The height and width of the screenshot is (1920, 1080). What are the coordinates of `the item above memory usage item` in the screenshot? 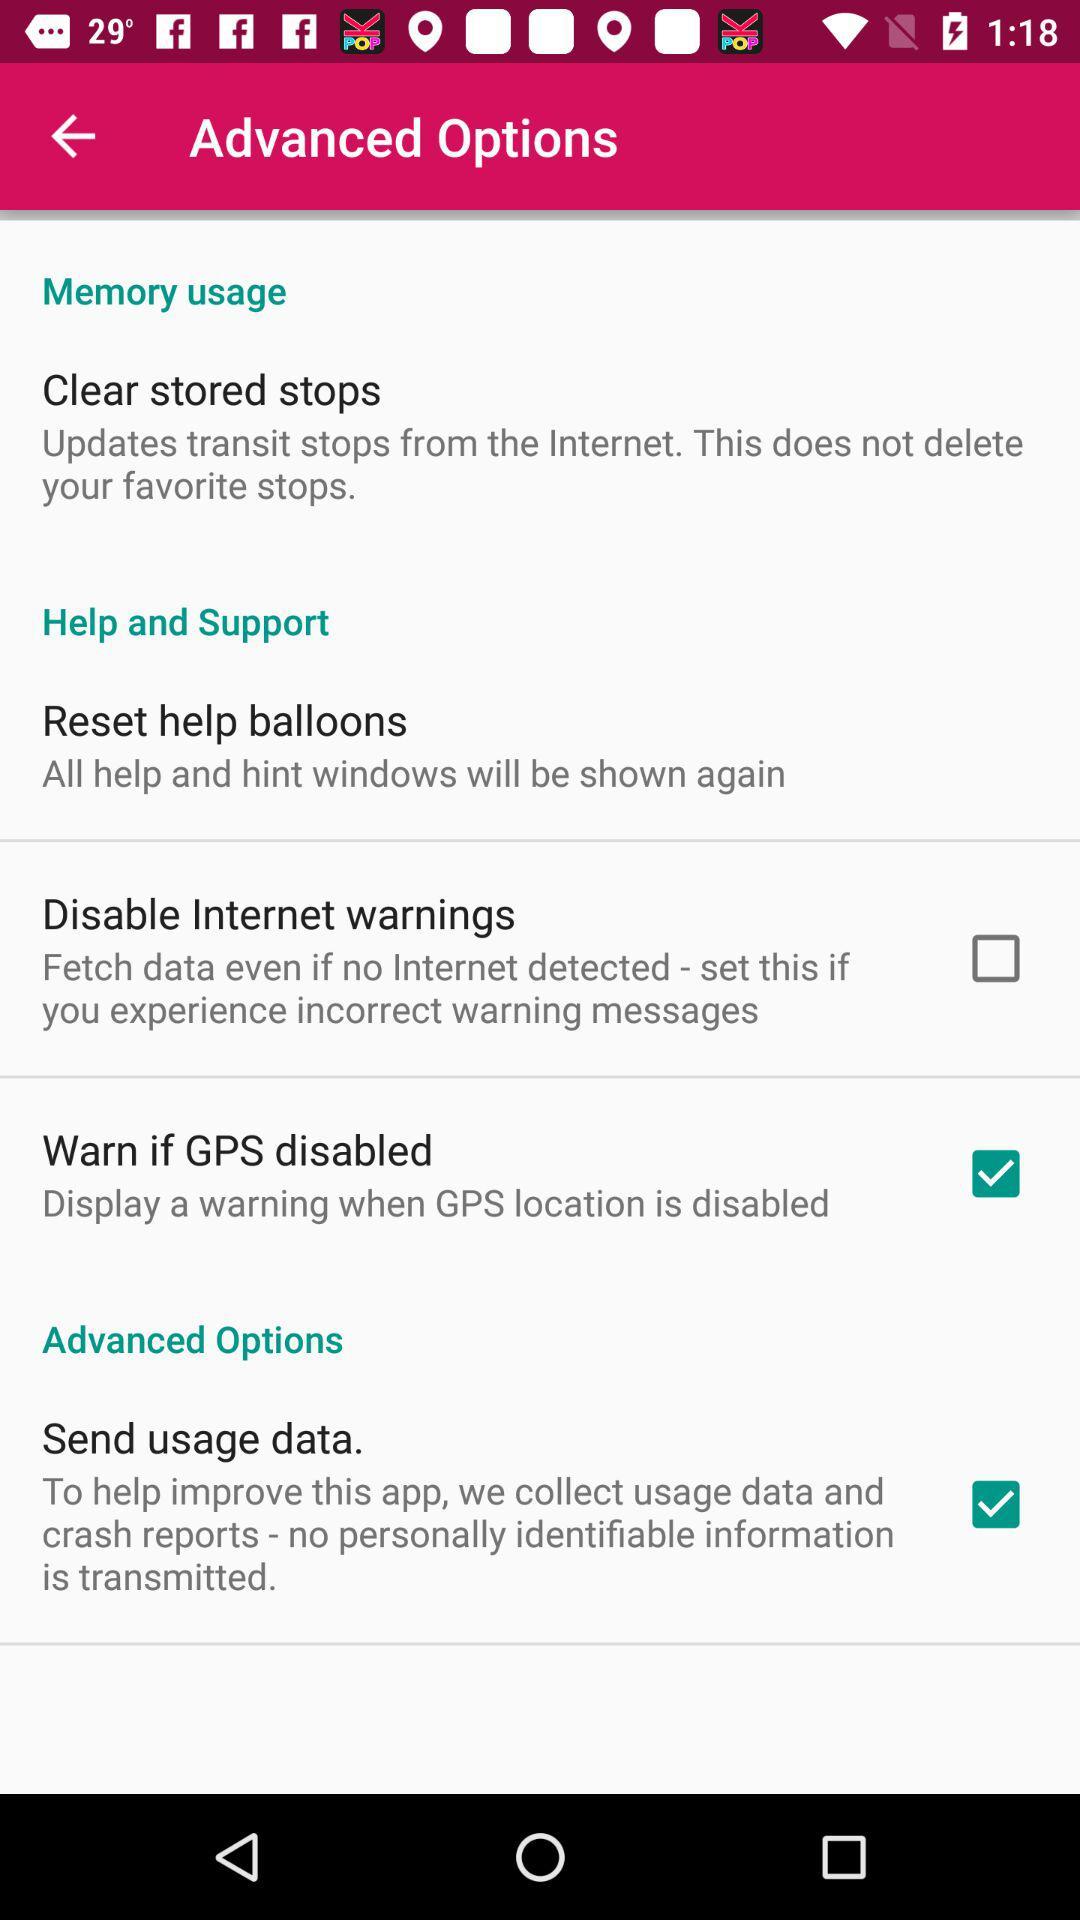 It's located at (540, 215).